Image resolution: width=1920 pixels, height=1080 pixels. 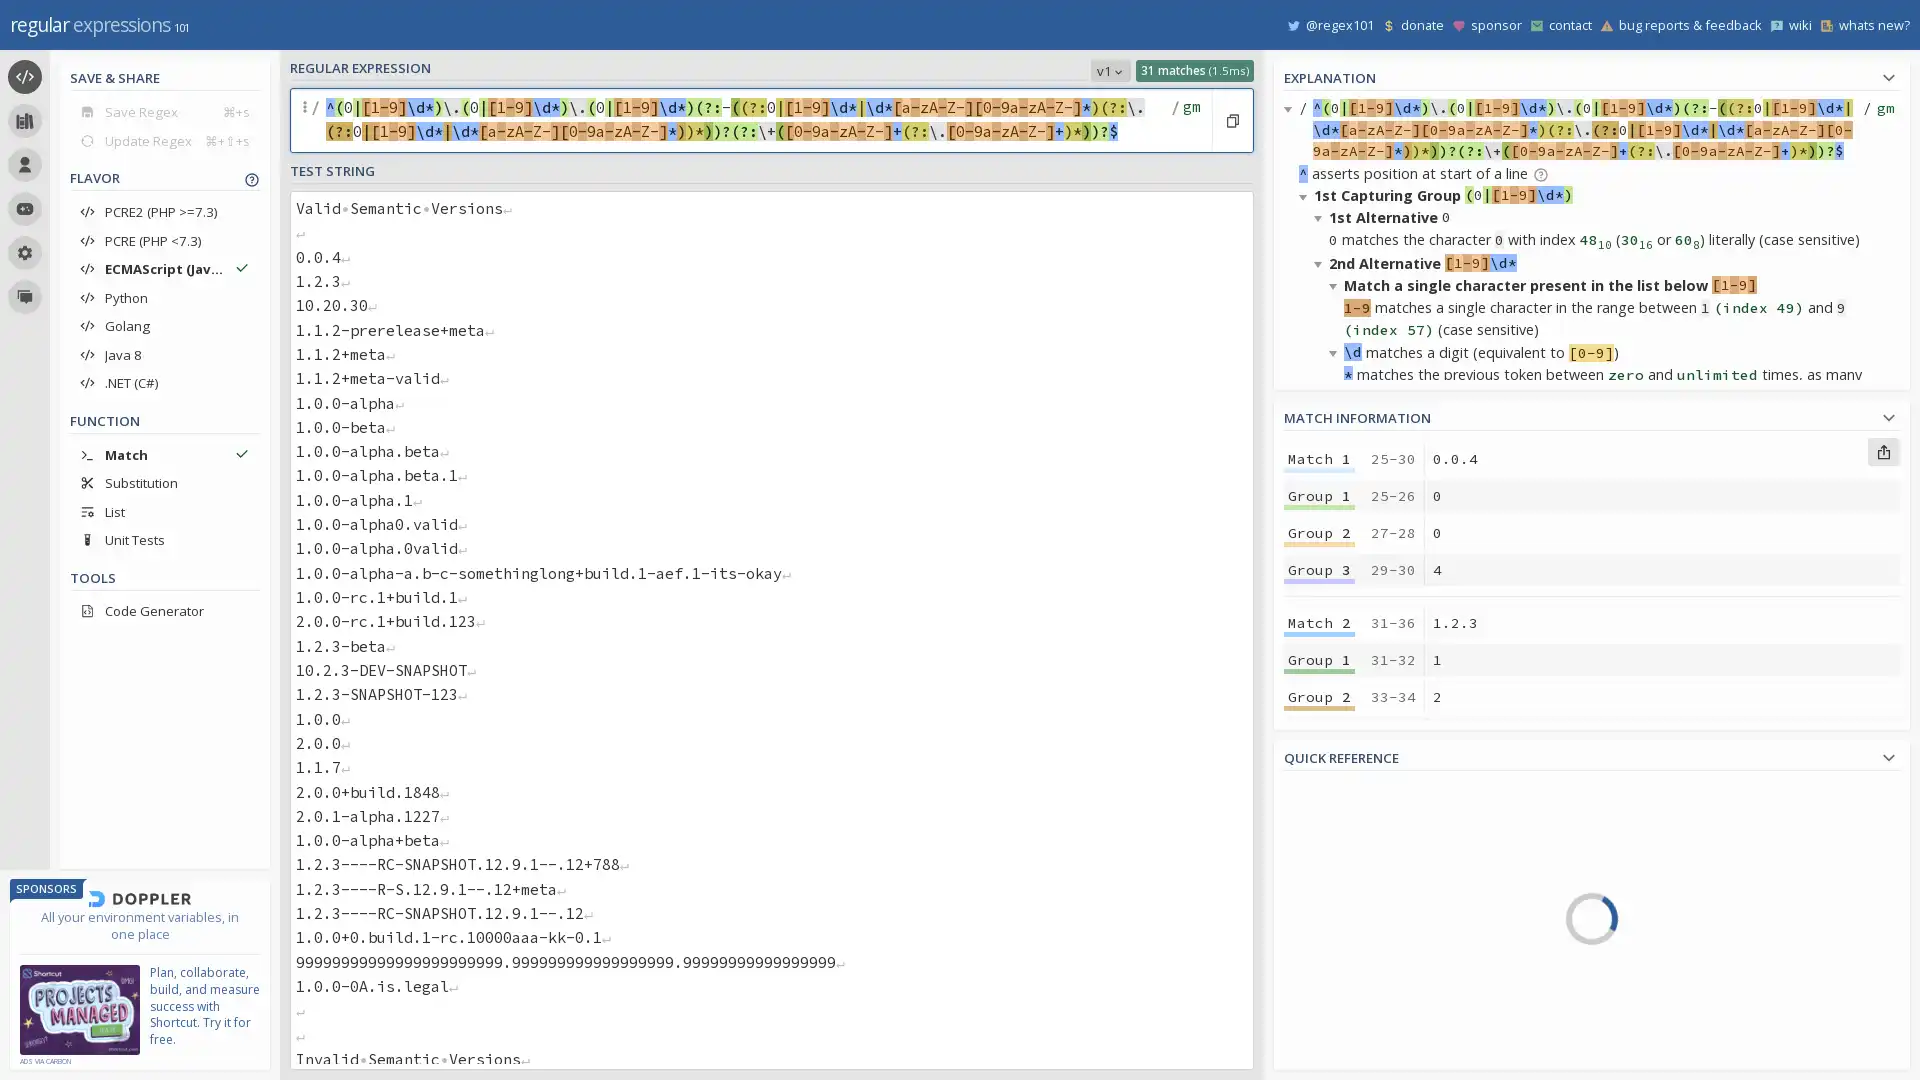 I want to click on Collapse Subtree, so click(x=1321, y=1051).